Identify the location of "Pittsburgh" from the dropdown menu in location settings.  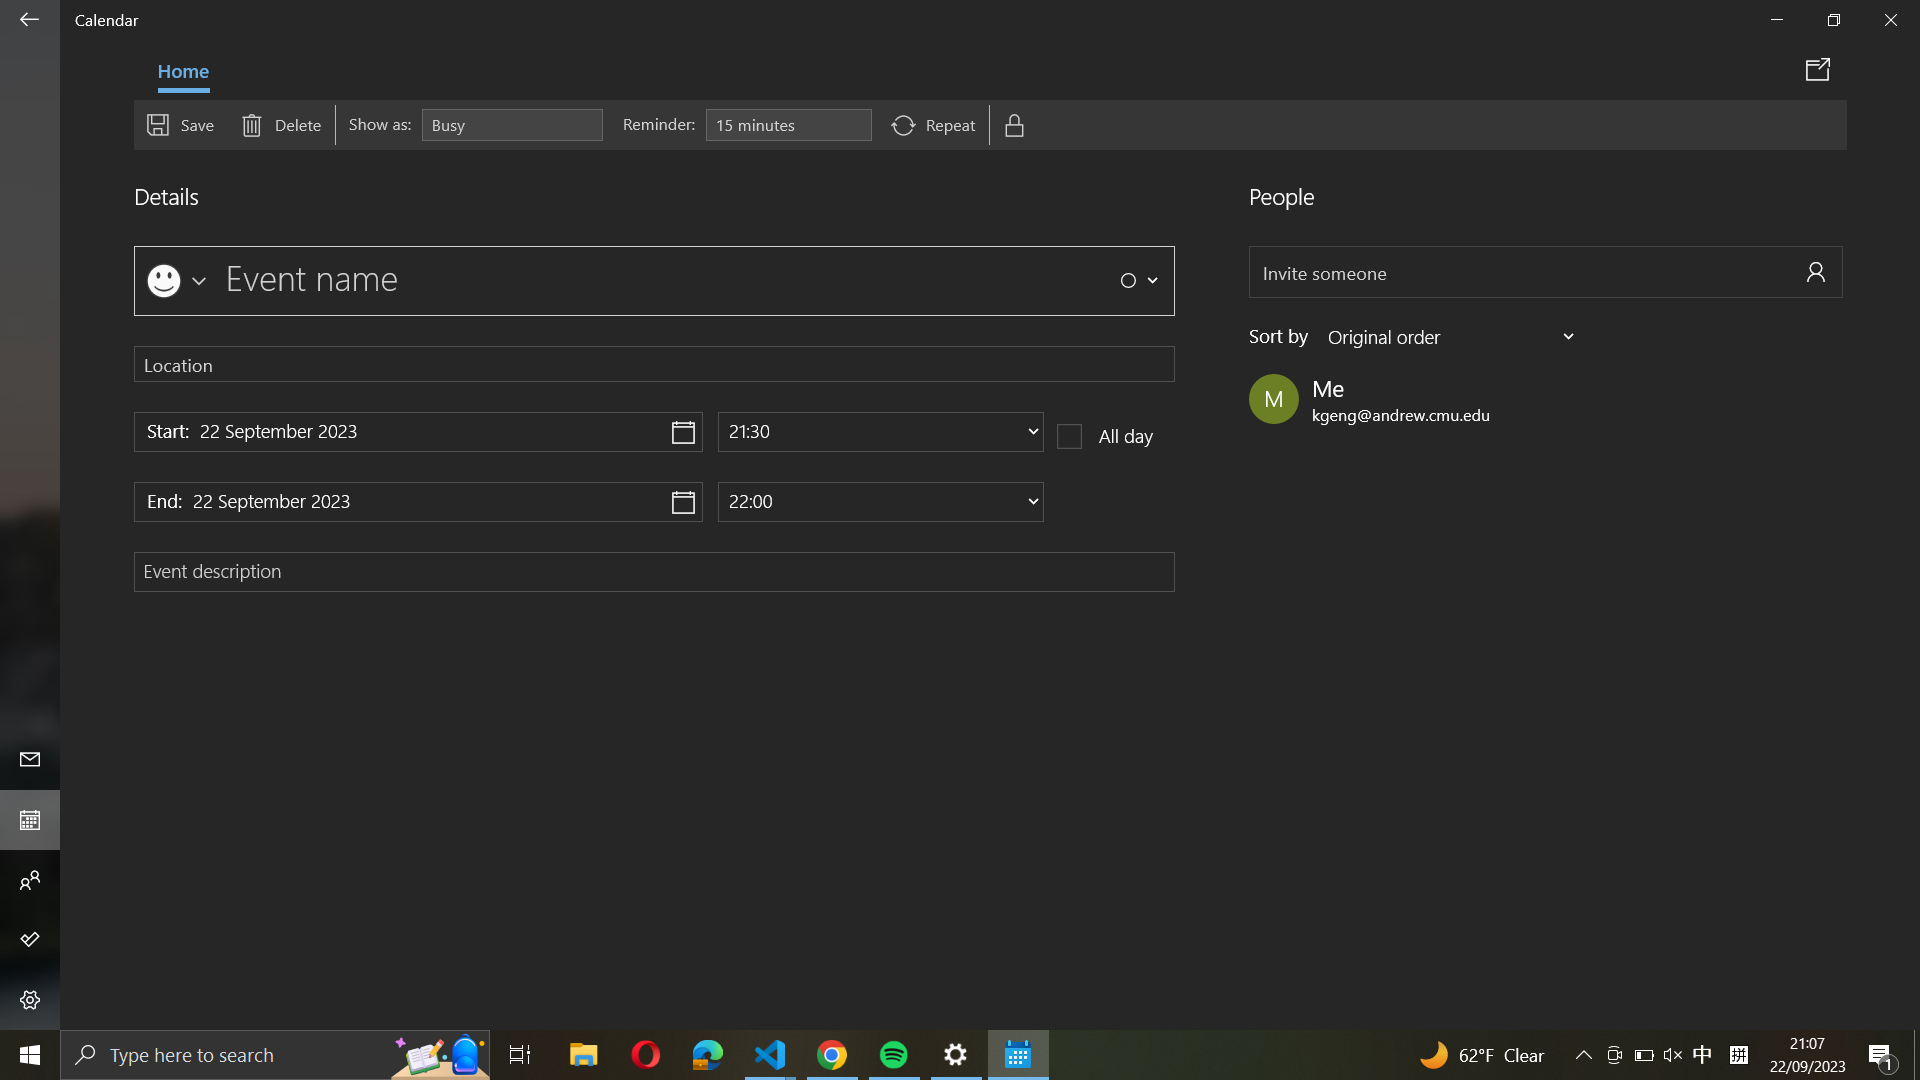
(654, 363).